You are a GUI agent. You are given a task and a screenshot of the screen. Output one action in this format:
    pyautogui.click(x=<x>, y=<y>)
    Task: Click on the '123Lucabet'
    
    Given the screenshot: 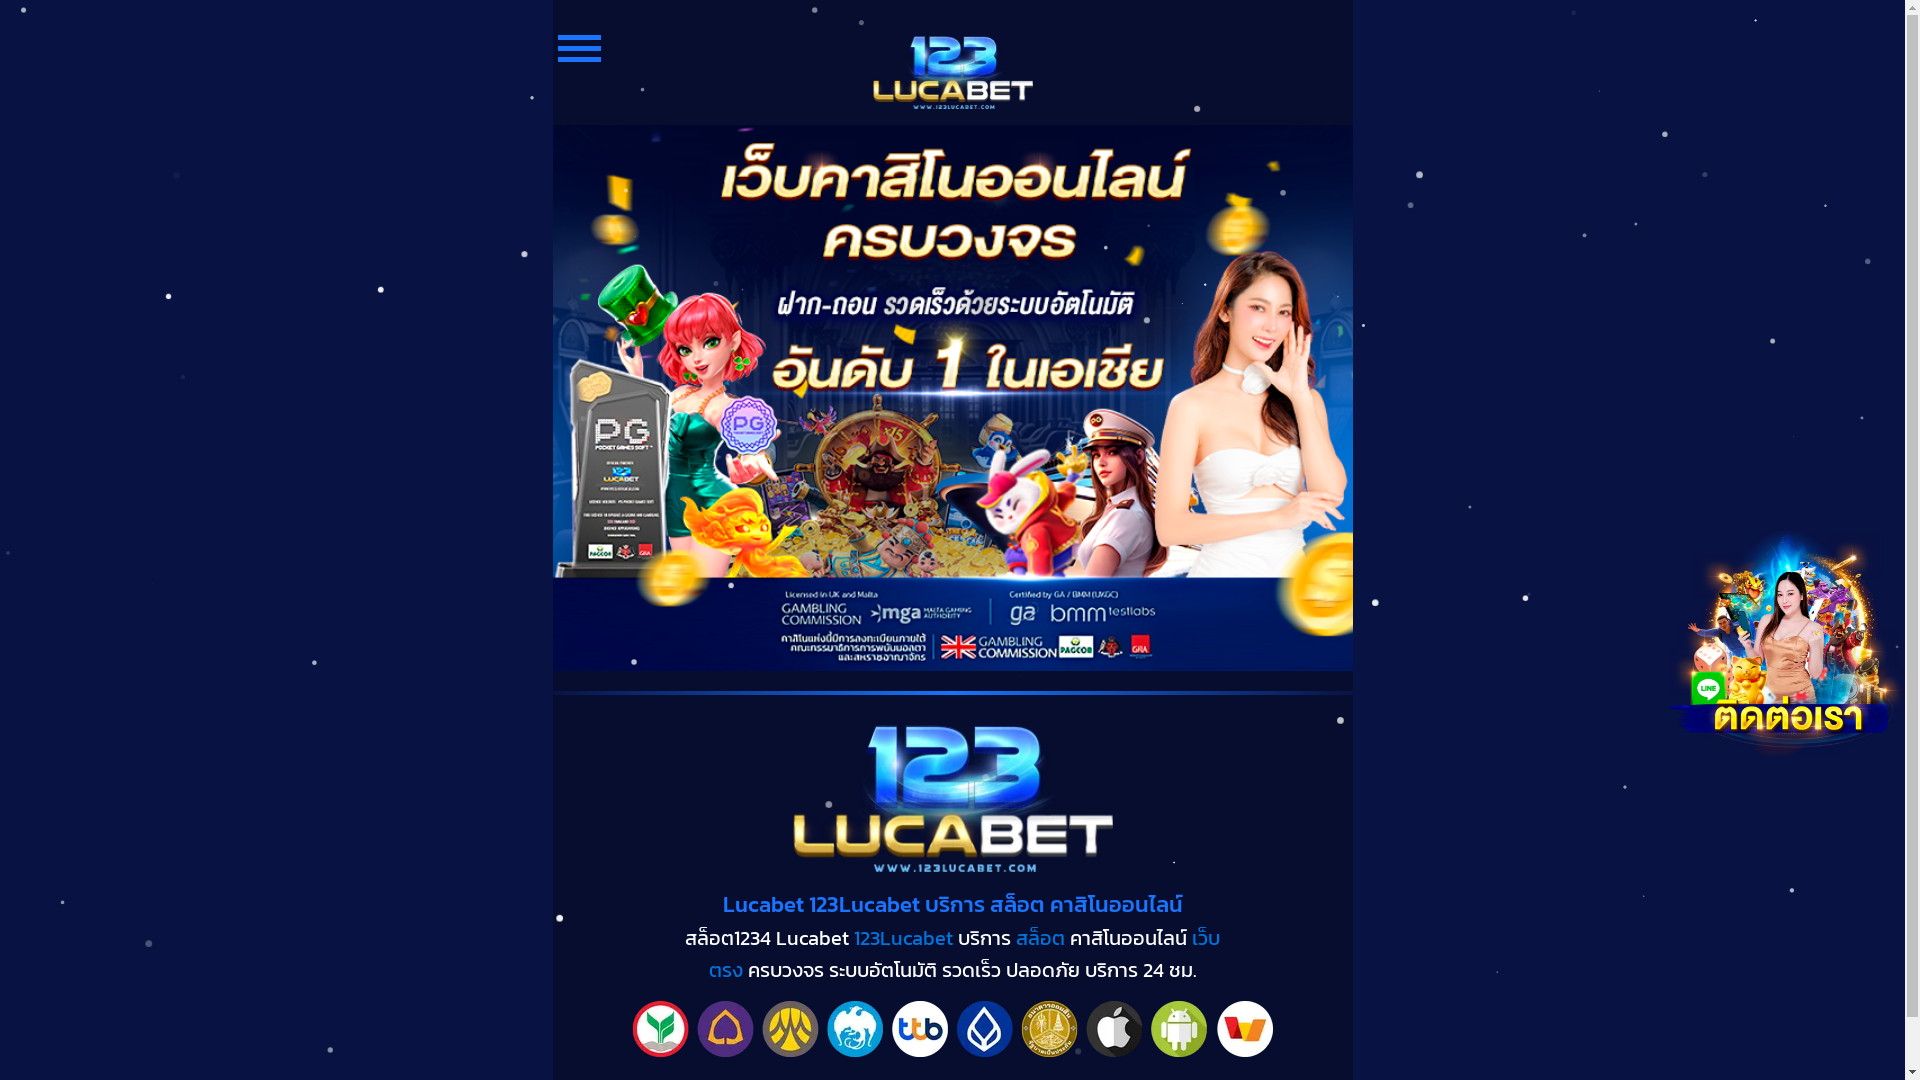 What is the action you would take?
    pyautogui.click(x=854, y=937)
    